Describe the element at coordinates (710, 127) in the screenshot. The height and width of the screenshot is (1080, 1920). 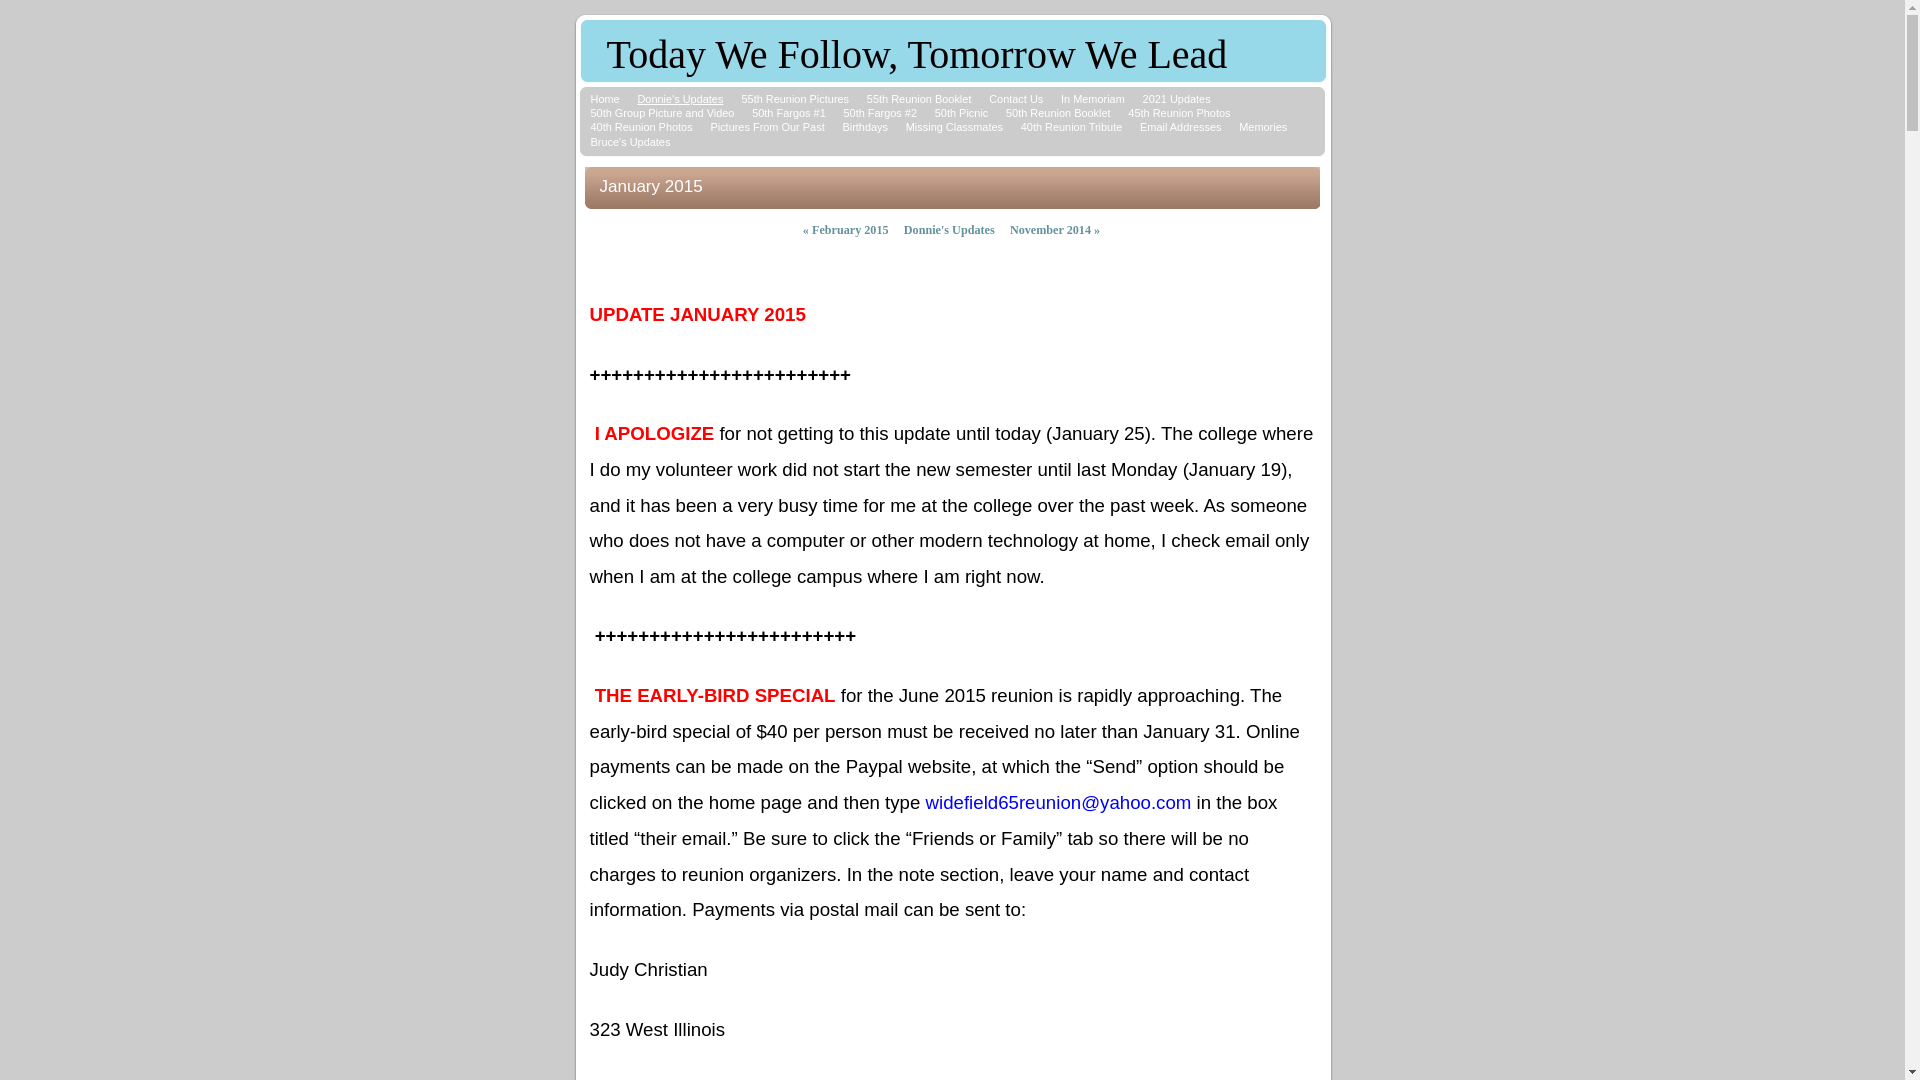
I see `'Pictures From Our Past'` at that location.